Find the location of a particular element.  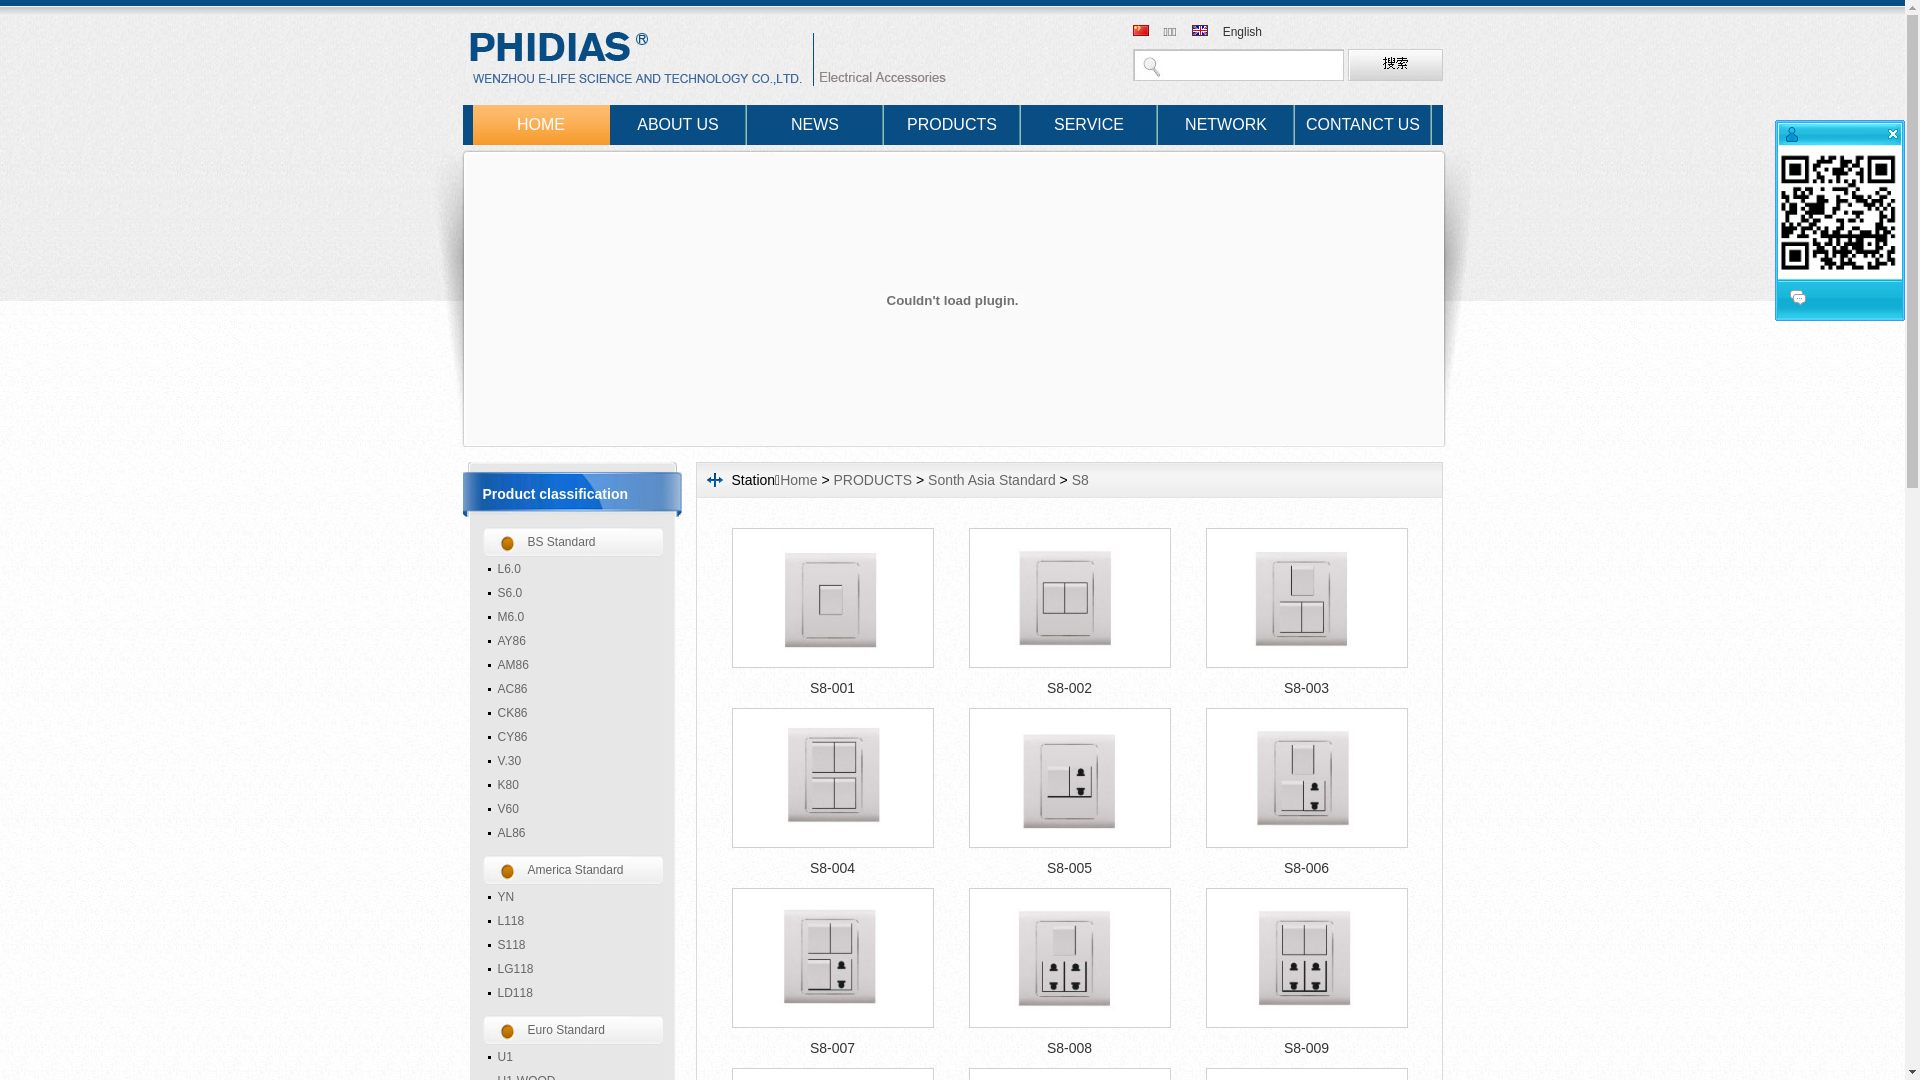

'S8-003' is located at coordinates (1306, 686).